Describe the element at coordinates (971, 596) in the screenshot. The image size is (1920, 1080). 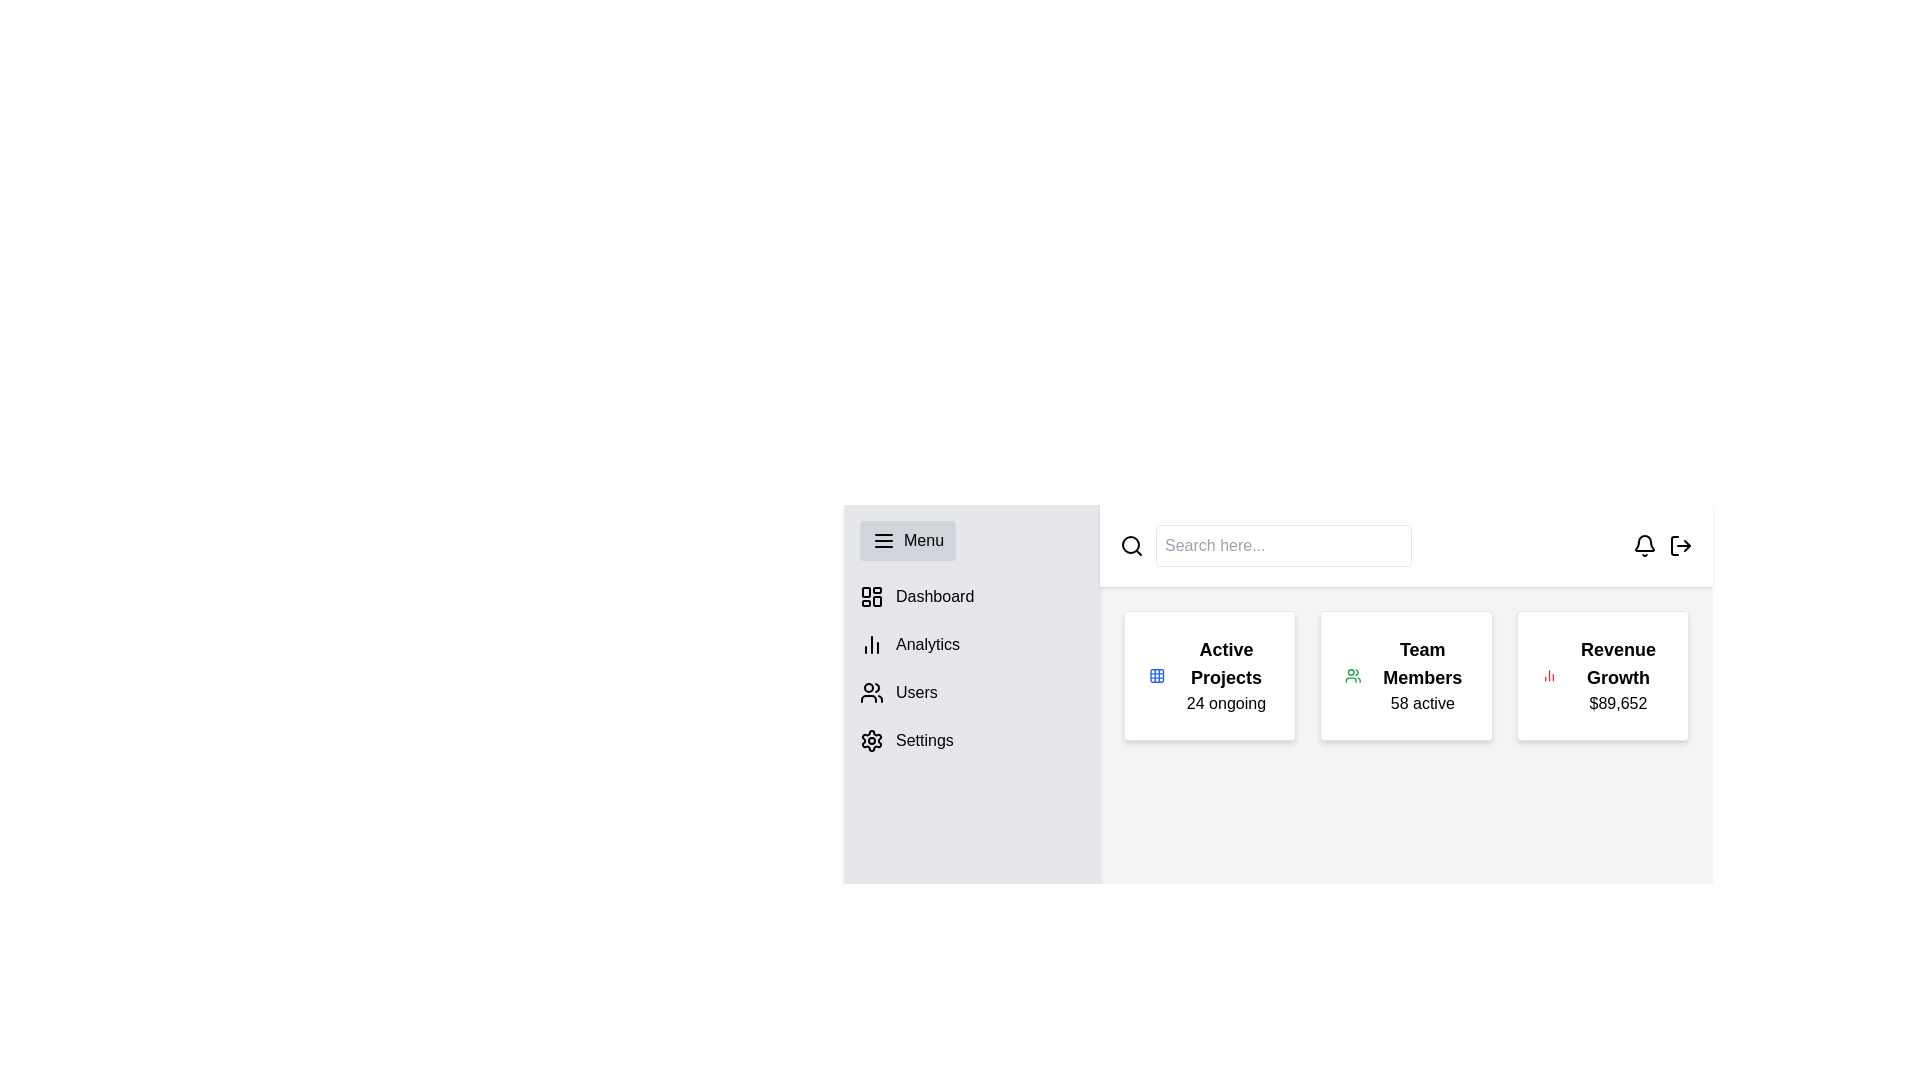
I see `the 'Dashboard' button located in the upper left corner of the sidebar navigation panel` at that location.